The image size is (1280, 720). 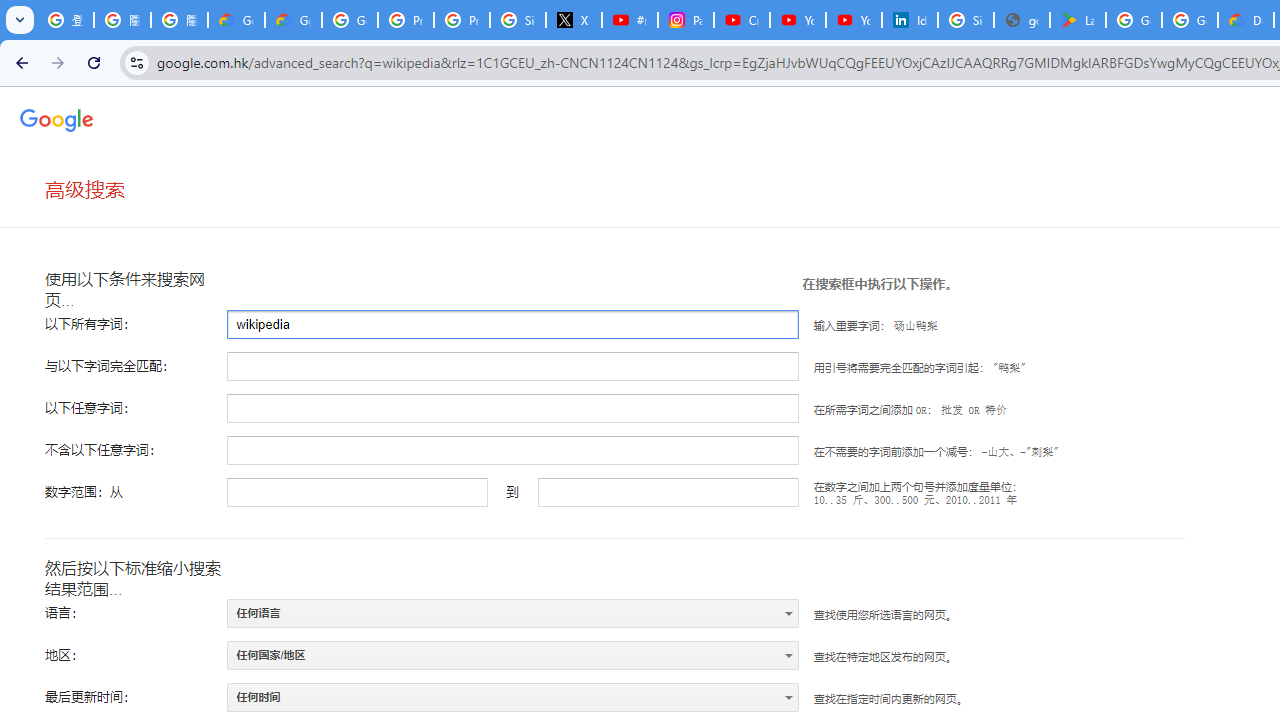 I want to click on 'Privacy Help Center - Policies Help', so click(x=461, y=20).